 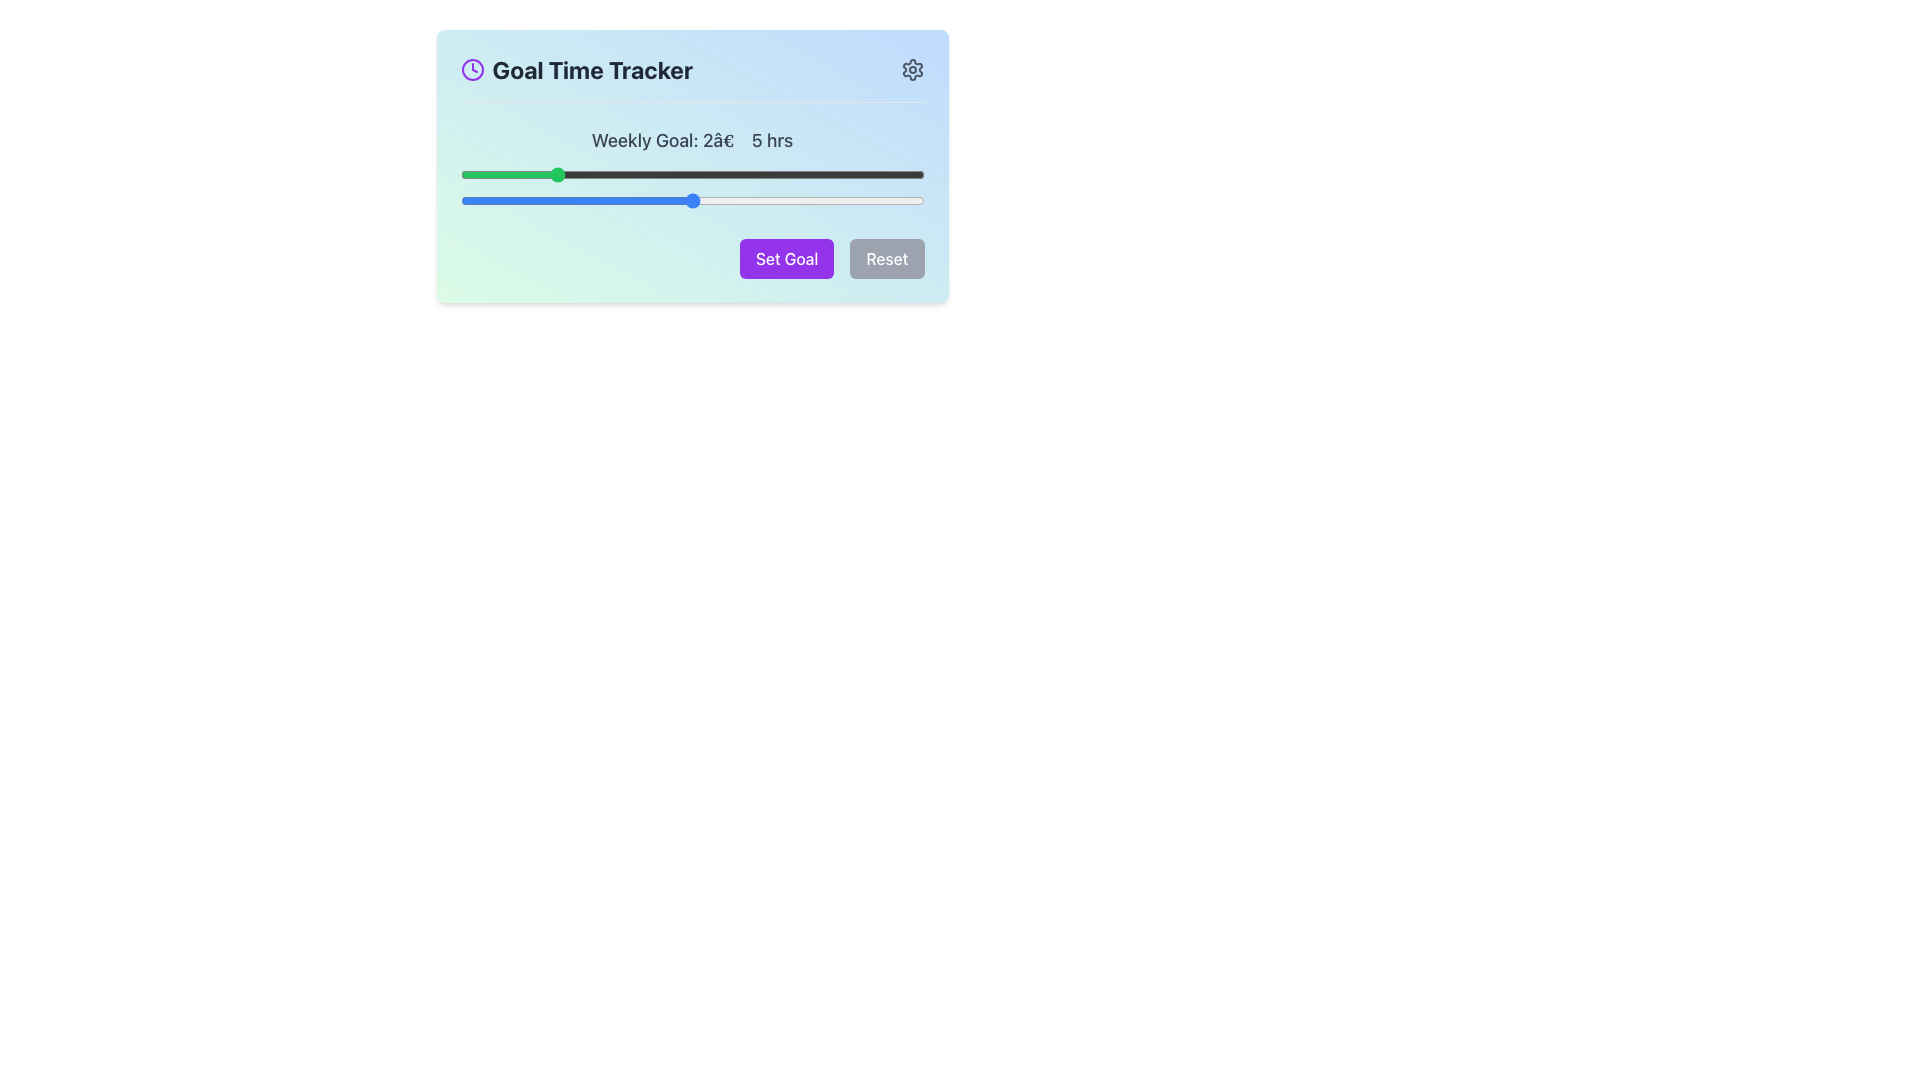 I want to click on the slider value, so click(x=831, y=200).